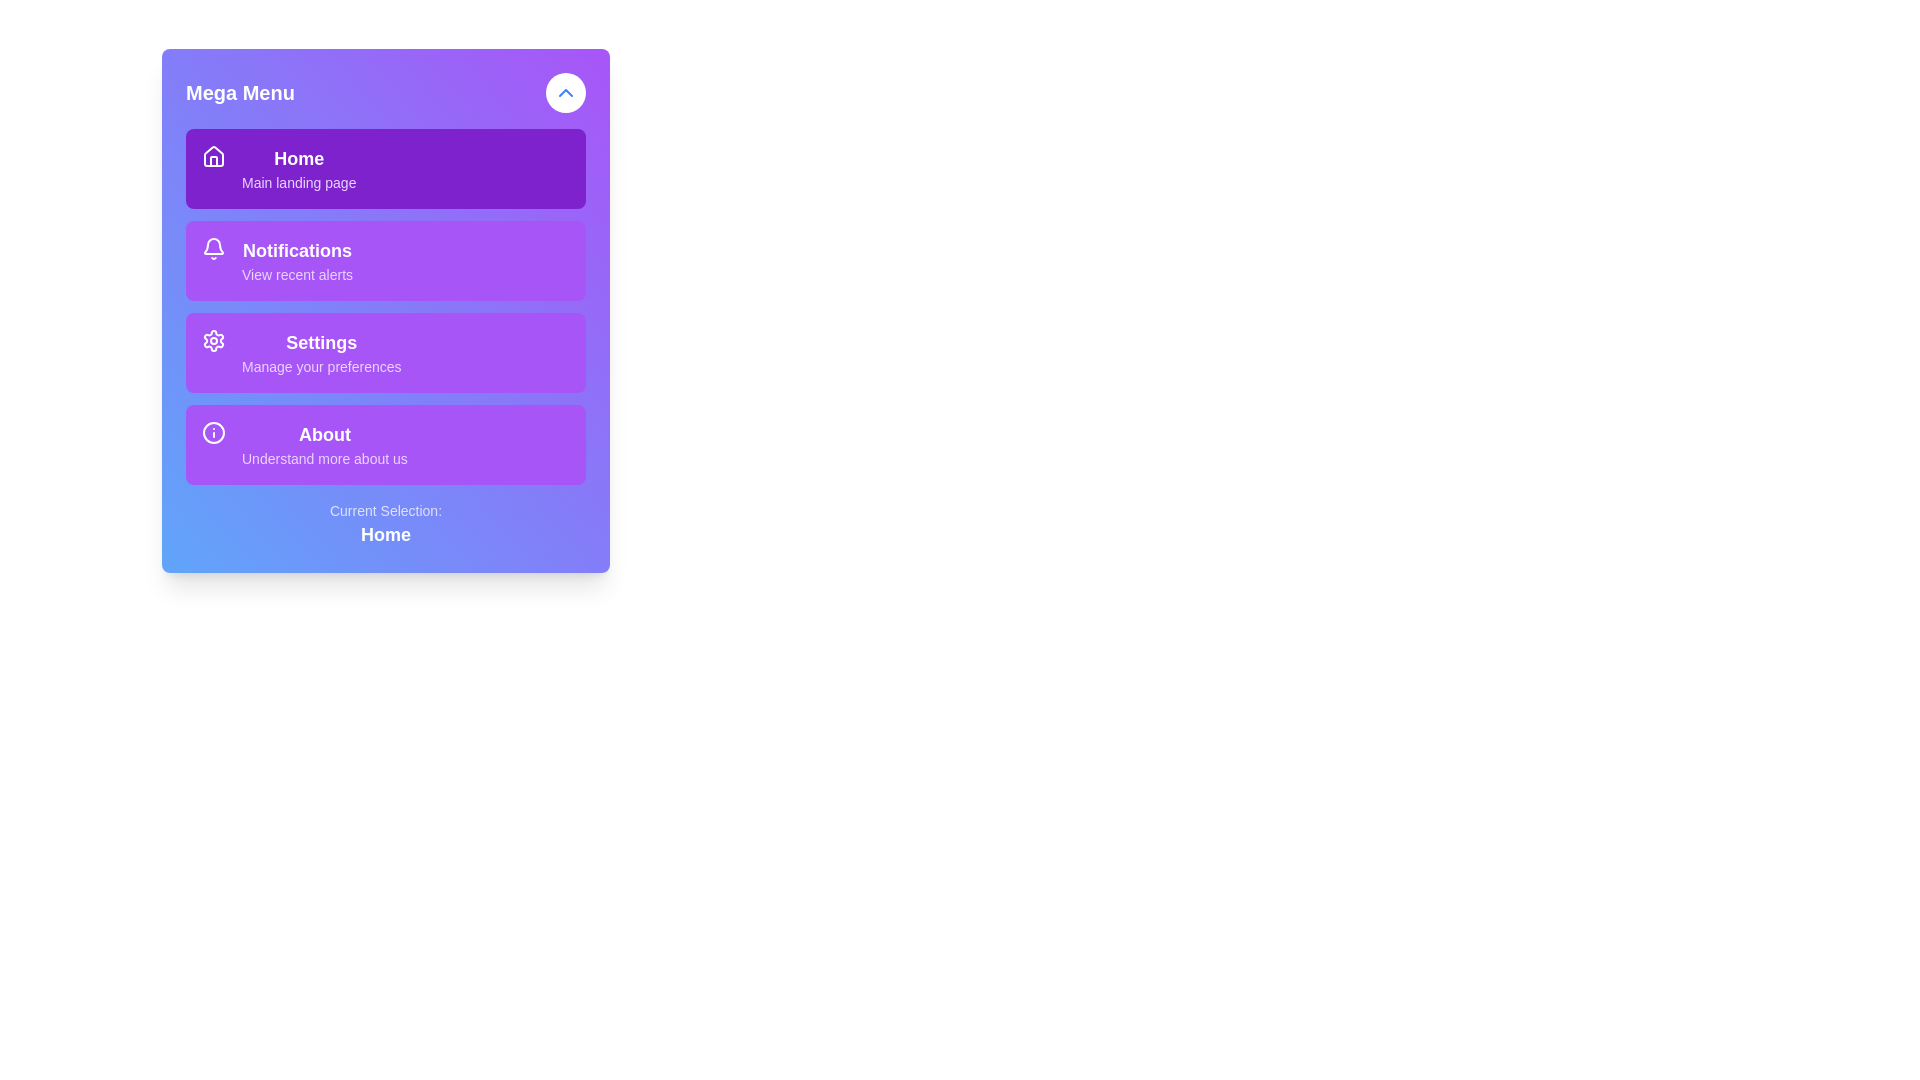  I want to click on the interactive button located at the top-right corner of the 'Mega Menu', so click(565, 92).